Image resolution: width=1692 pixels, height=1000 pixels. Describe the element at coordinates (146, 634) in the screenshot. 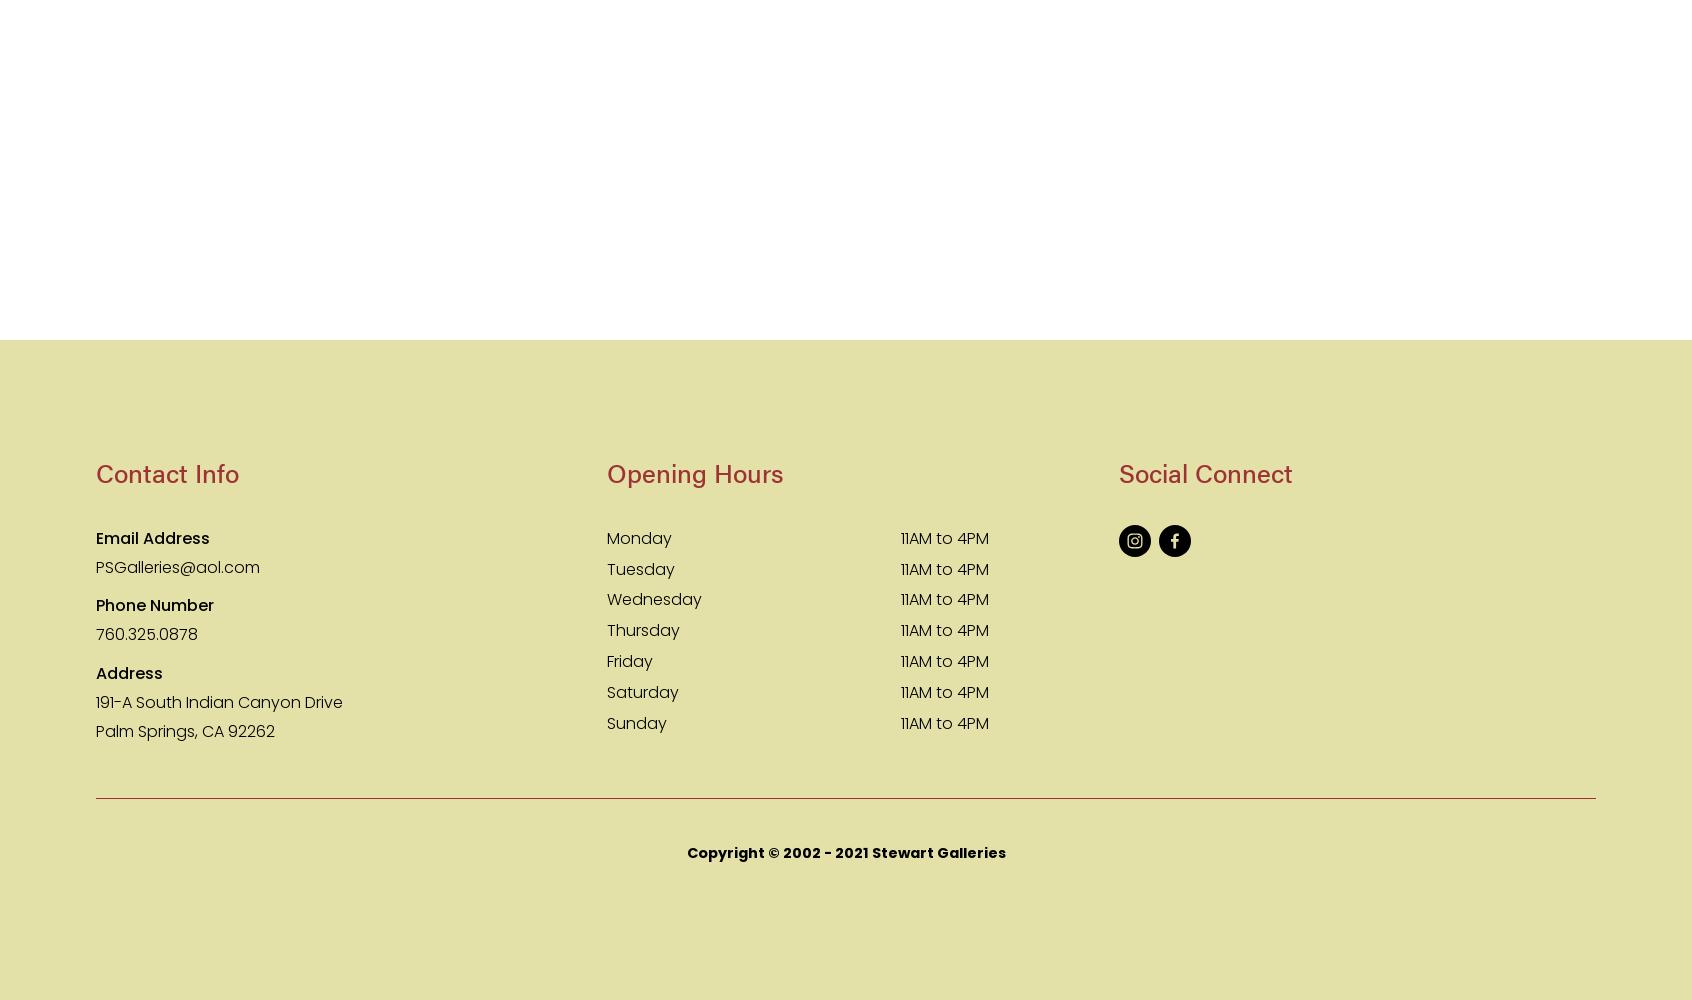

I see `'760.325.0878'` at that location.